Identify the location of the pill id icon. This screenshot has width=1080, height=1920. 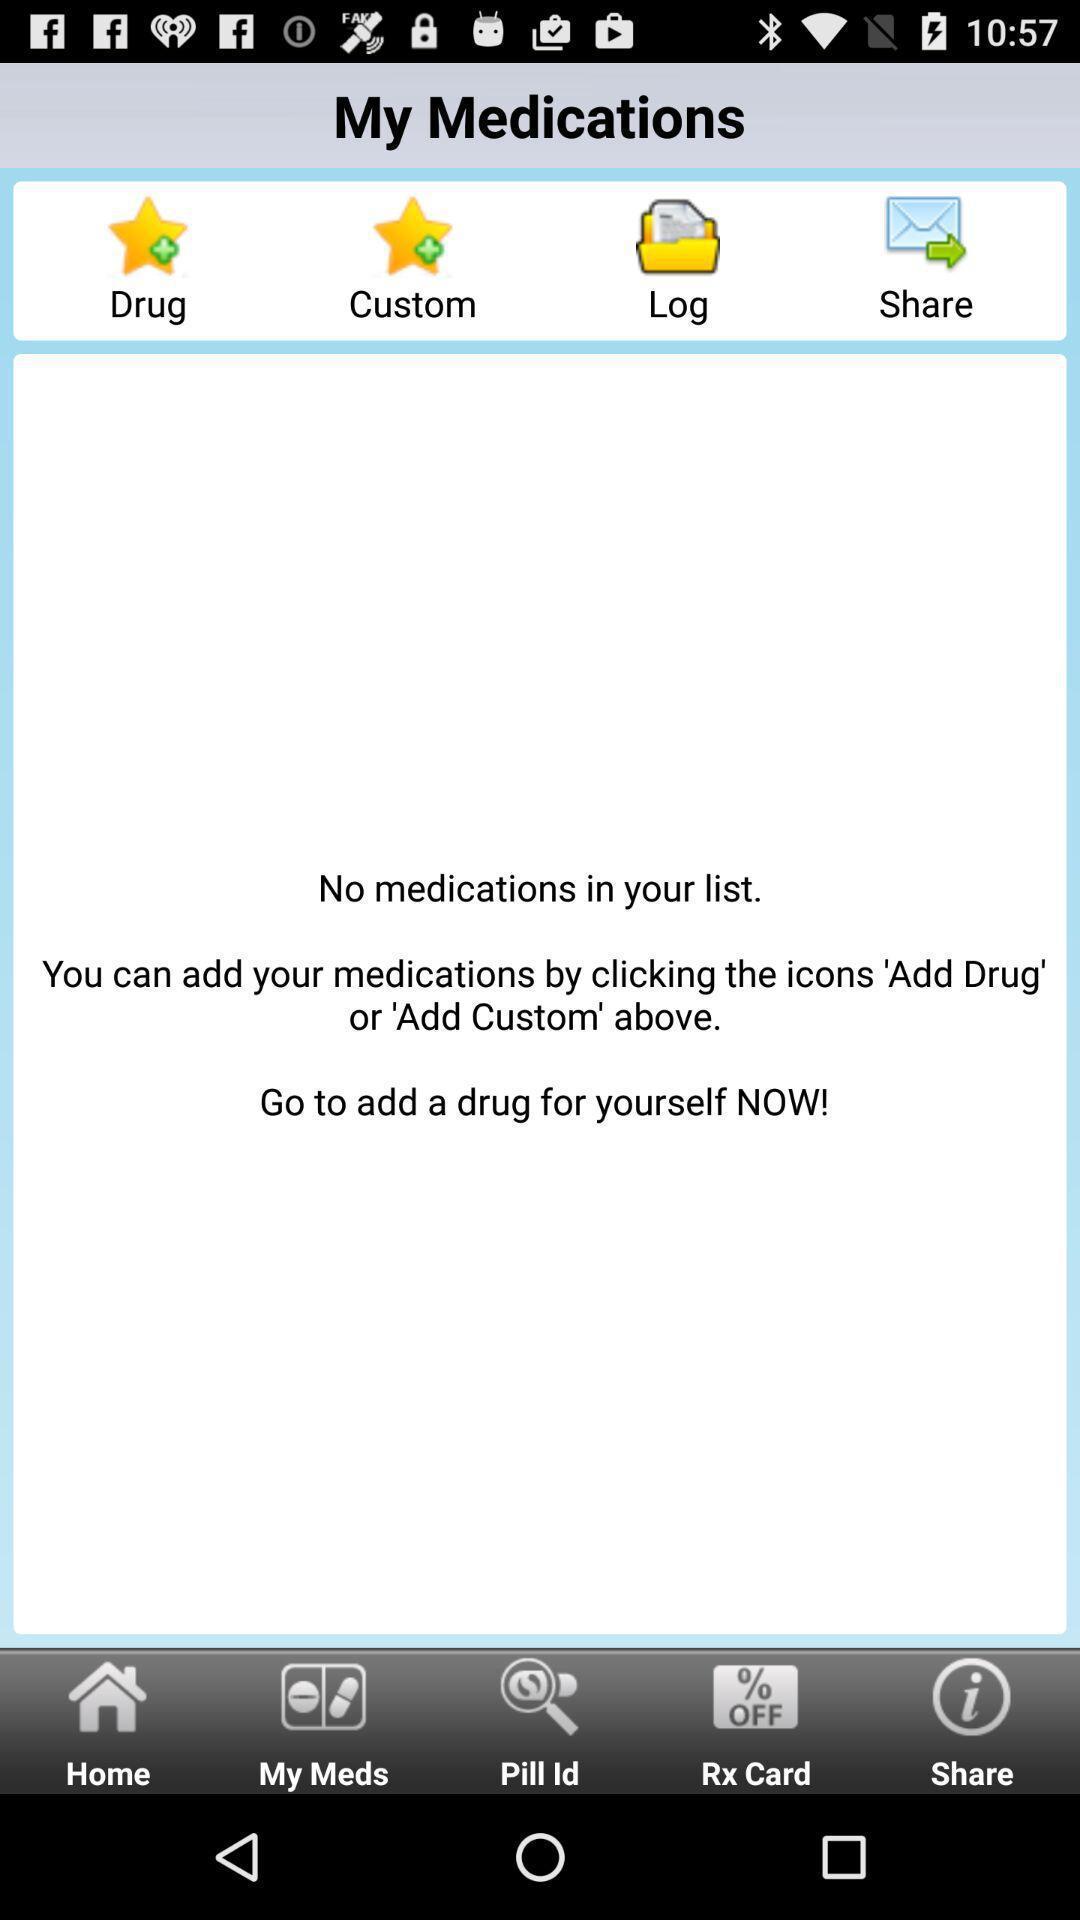
(540, 1719).